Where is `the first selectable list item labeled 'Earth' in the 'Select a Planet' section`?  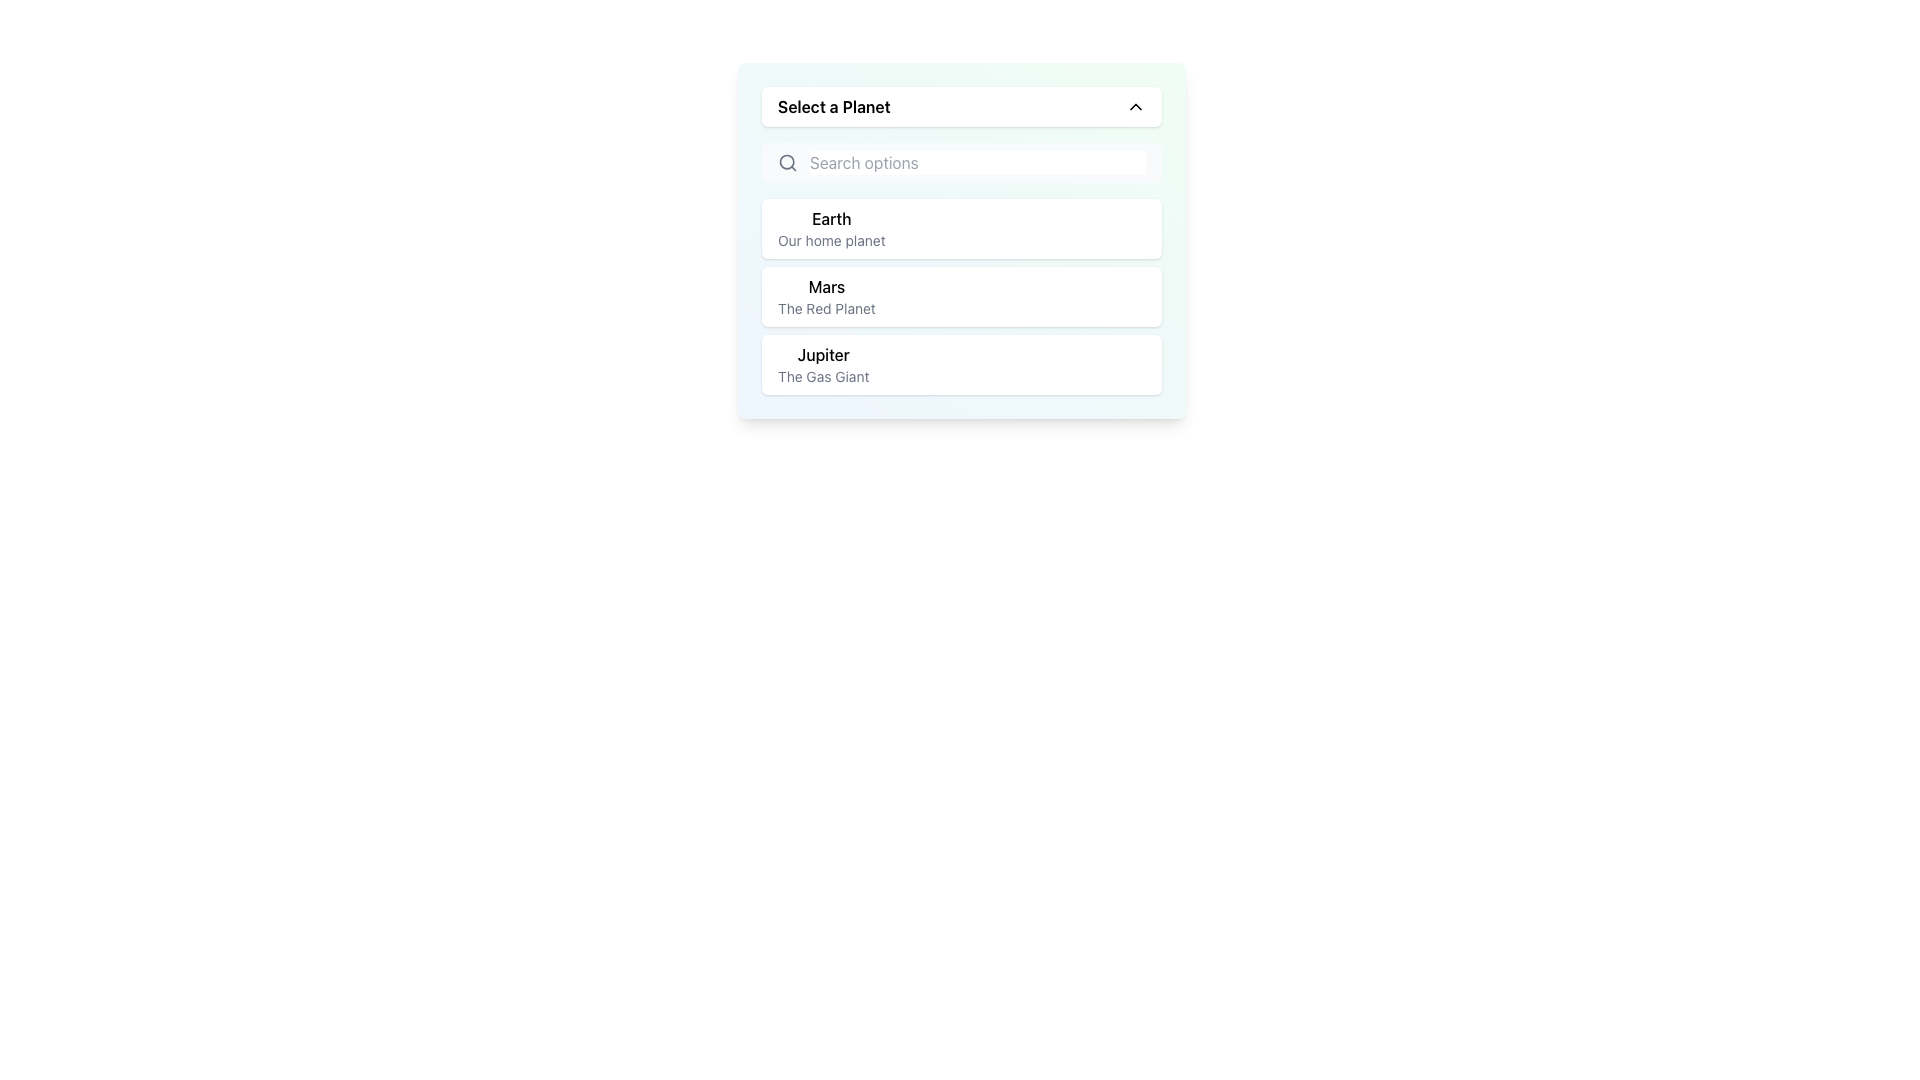
the first selectable list item labeled 'Earth' in the 'Select a Planet' section is located at coordinates (961, 239).